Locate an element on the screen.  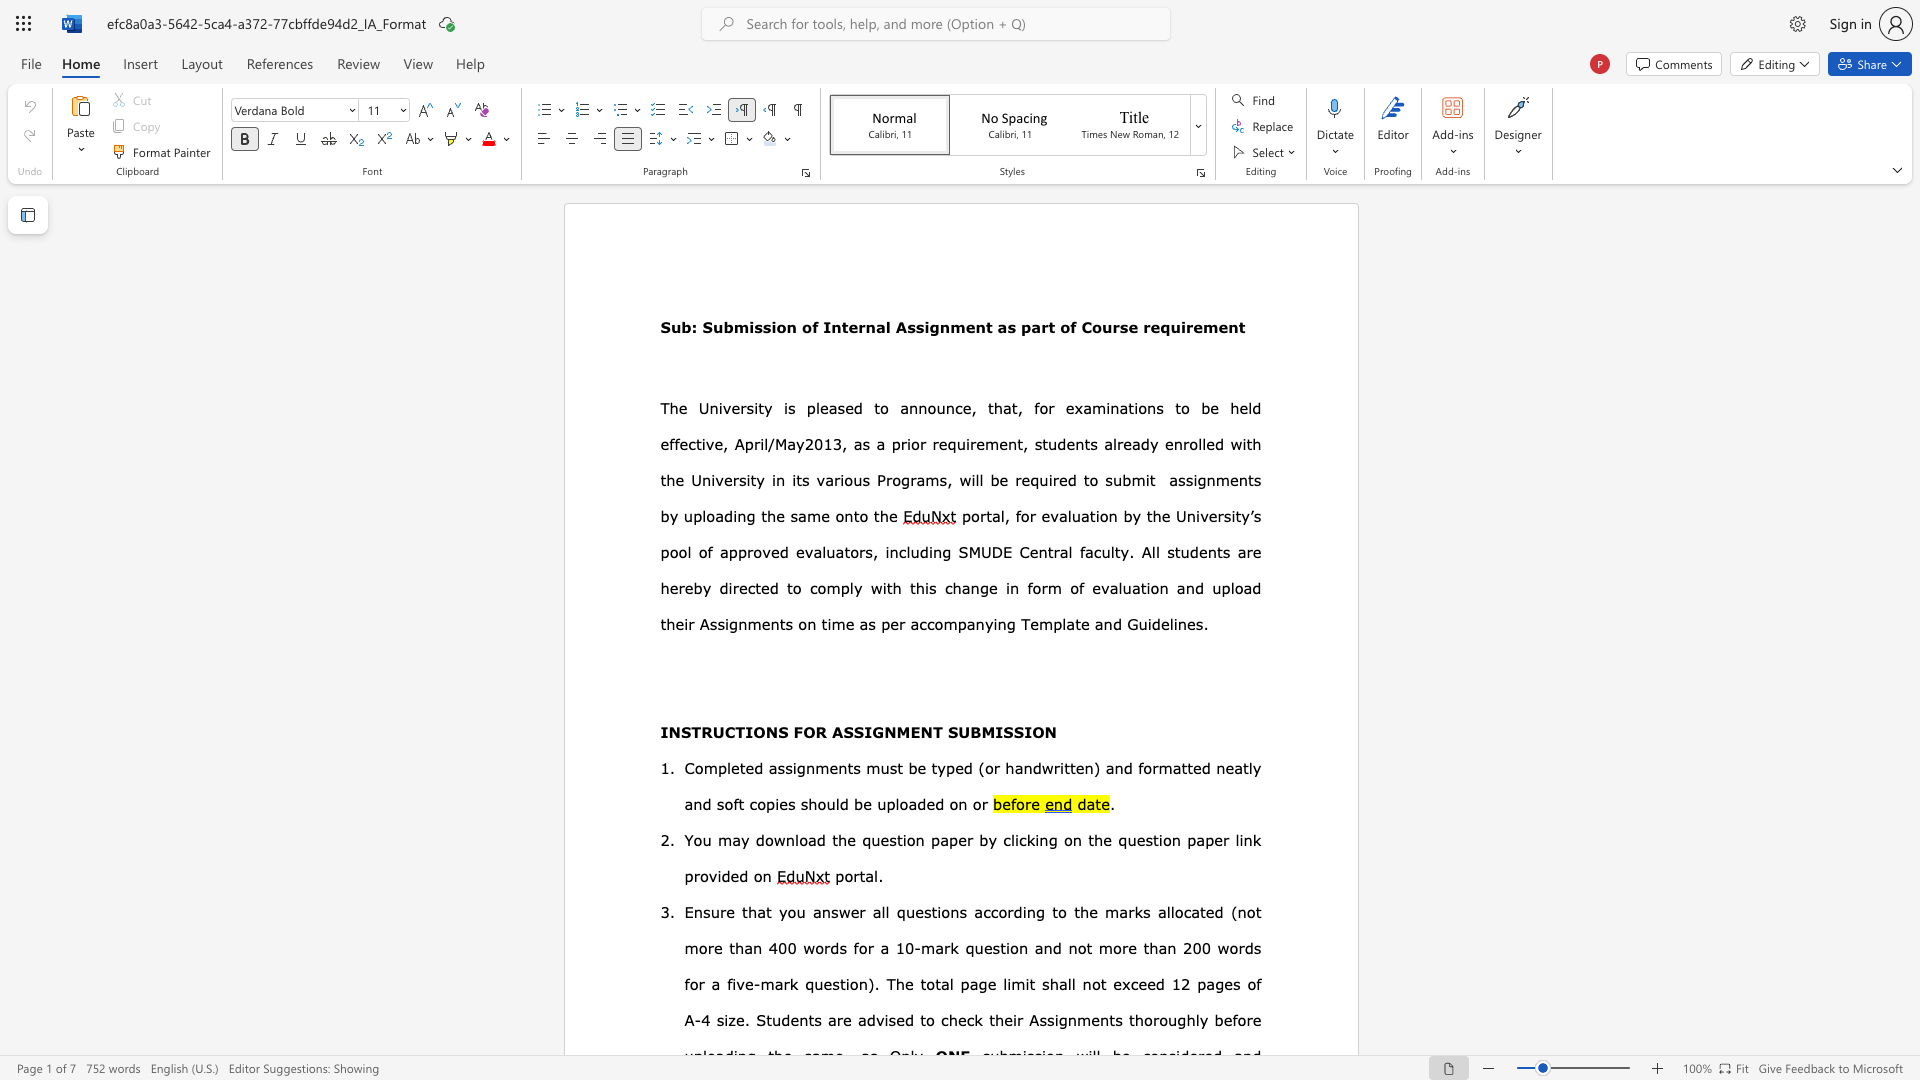
the subset text "f evaluation and upload their Assignments on time as per acc" within the text "this change in form of evaluation and upload their Assignments on time as per accompanying Tem" is located at coordinates (1078, 586).